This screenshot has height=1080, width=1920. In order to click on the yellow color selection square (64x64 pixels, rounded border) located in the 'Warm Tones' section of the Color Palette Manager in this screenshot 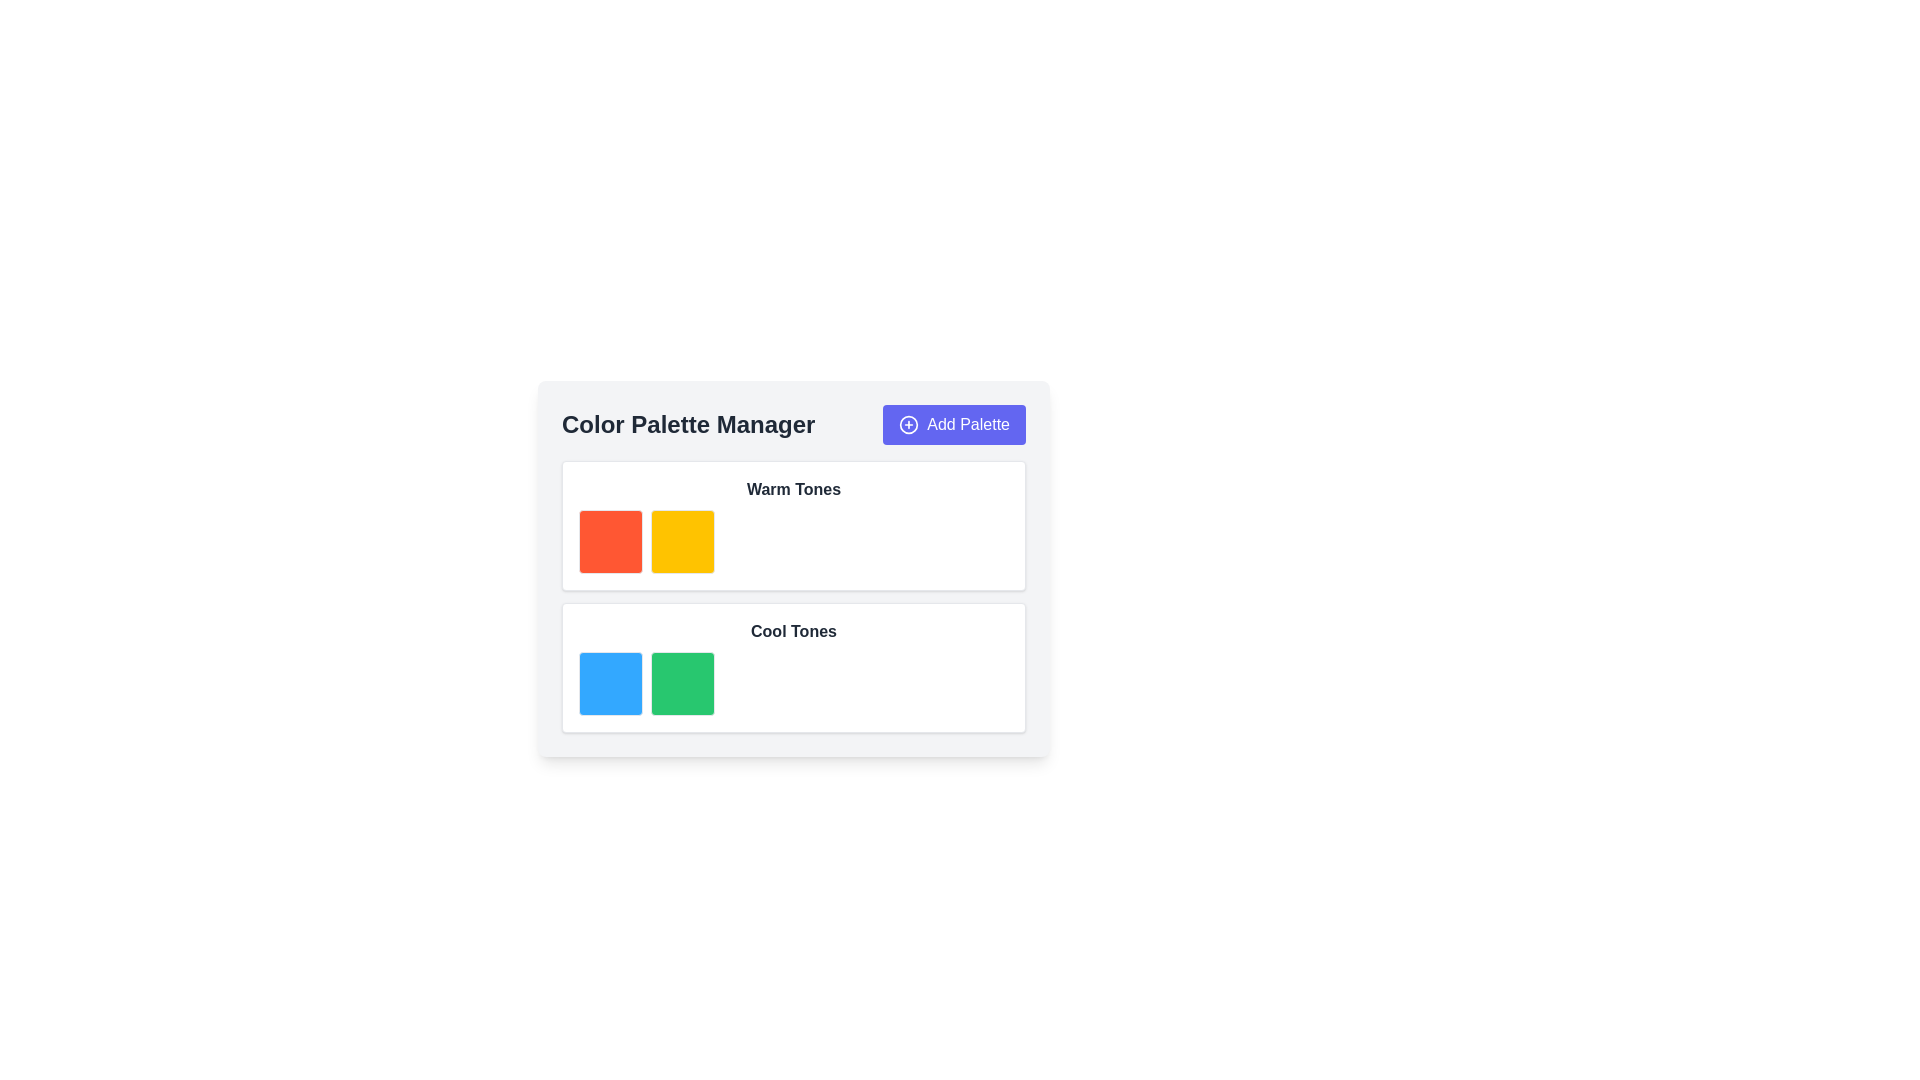, I will do `click(682, 542)`.